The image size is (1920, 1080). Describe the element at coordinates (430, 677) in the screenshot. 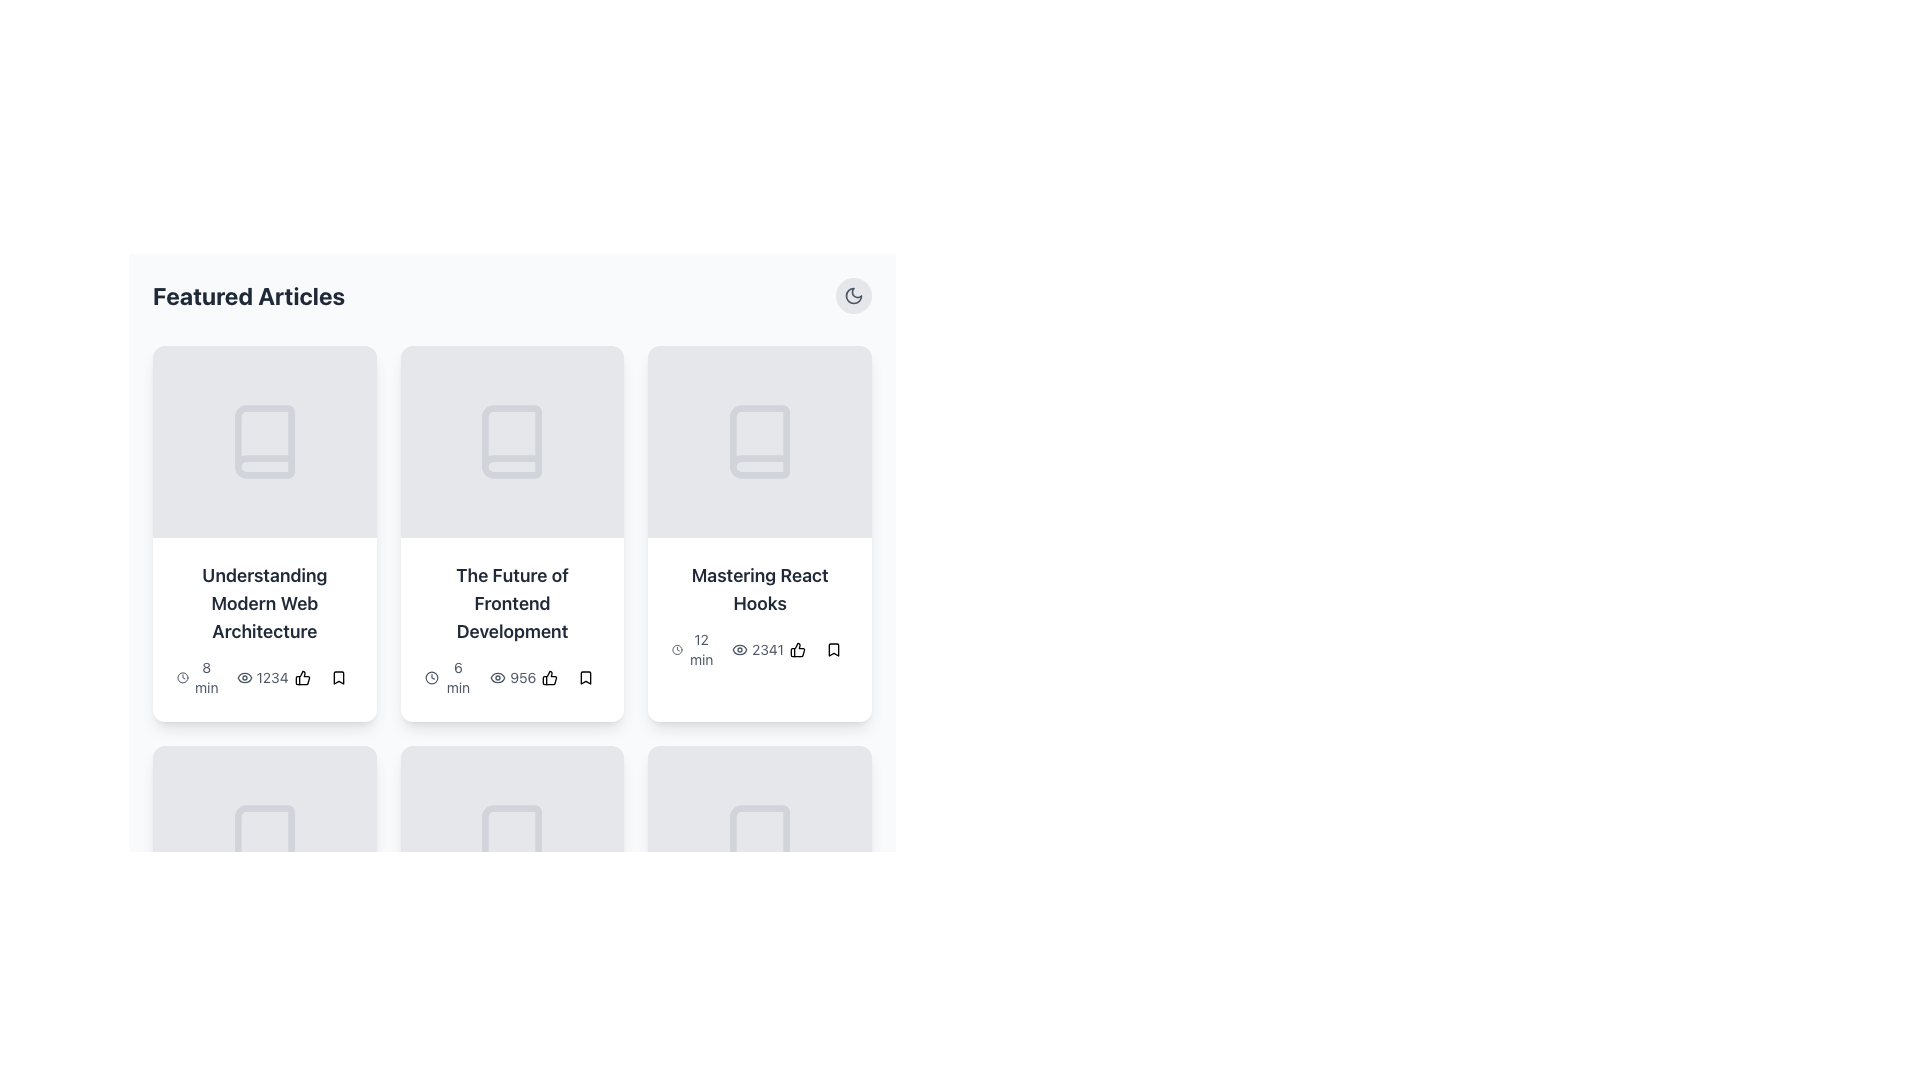

I see `the clock icon that is positioned to the left of the text '6 min' within the card titled 'The Future of Frontend Development.'` at that location.